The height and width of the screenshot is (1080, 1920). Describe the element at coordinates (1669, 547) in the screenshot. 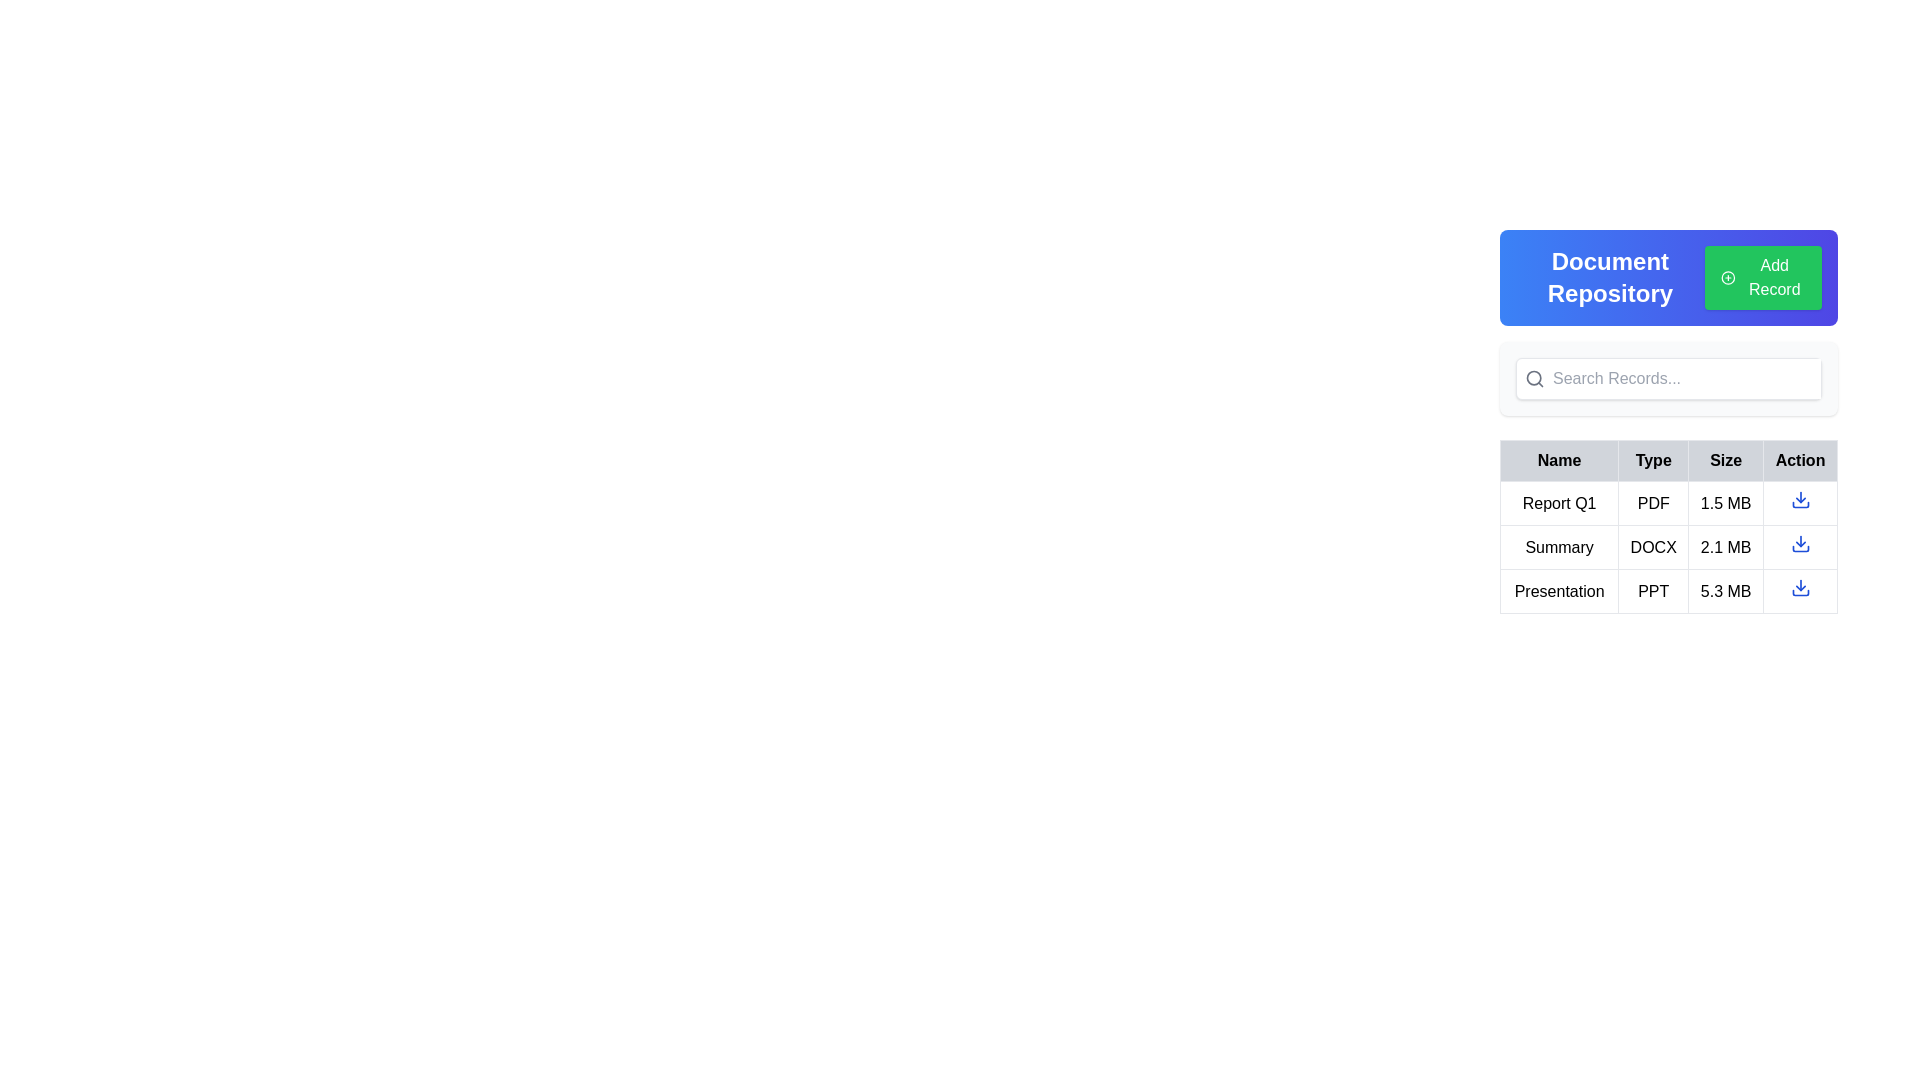

I see `the second row of the table displaying document information, which contains 'Summary' as the 'Name', 'DOCX' as the 'Type', '2.1 MB' as the 'Size', and a clickable icon for downloading under 'Action'` at that location.